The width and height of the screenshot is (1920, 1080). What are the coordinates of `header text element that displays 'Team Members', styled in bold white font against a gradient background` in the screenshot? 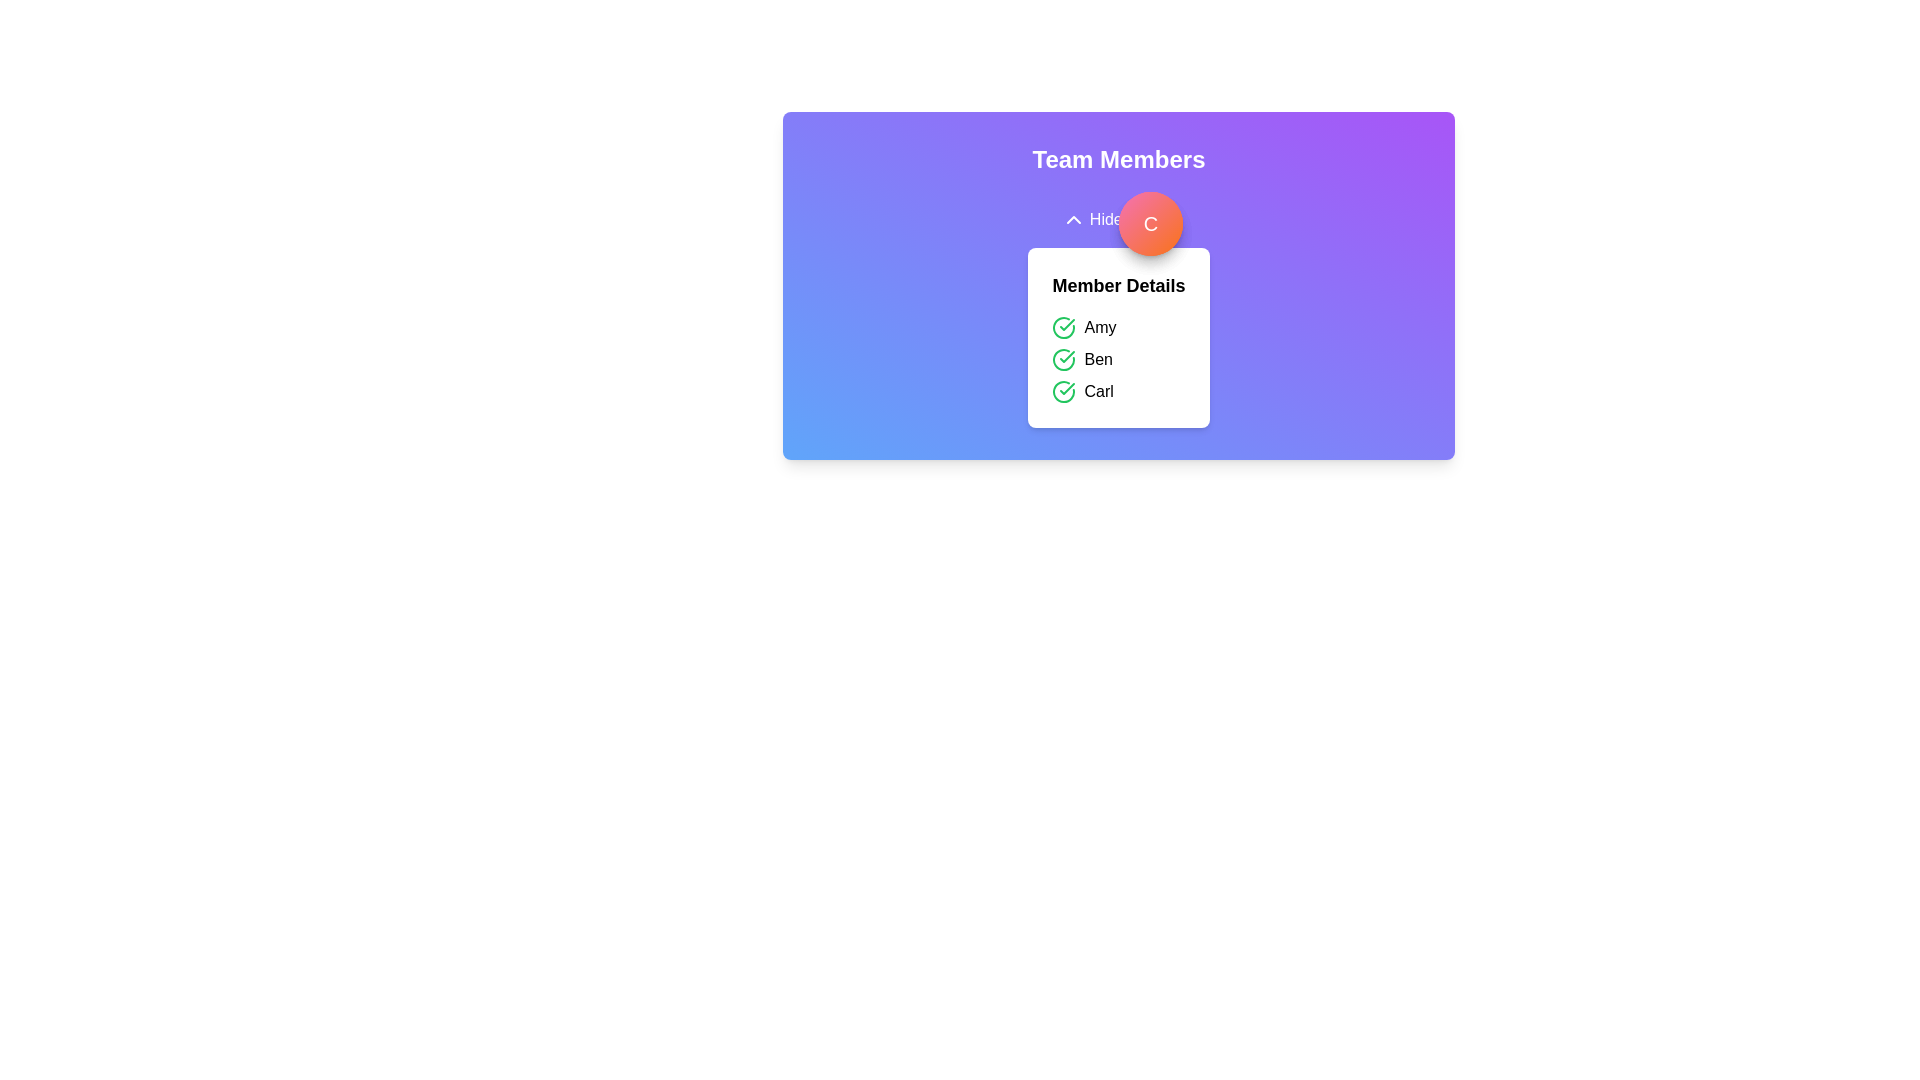 It's located at (1117, 158).